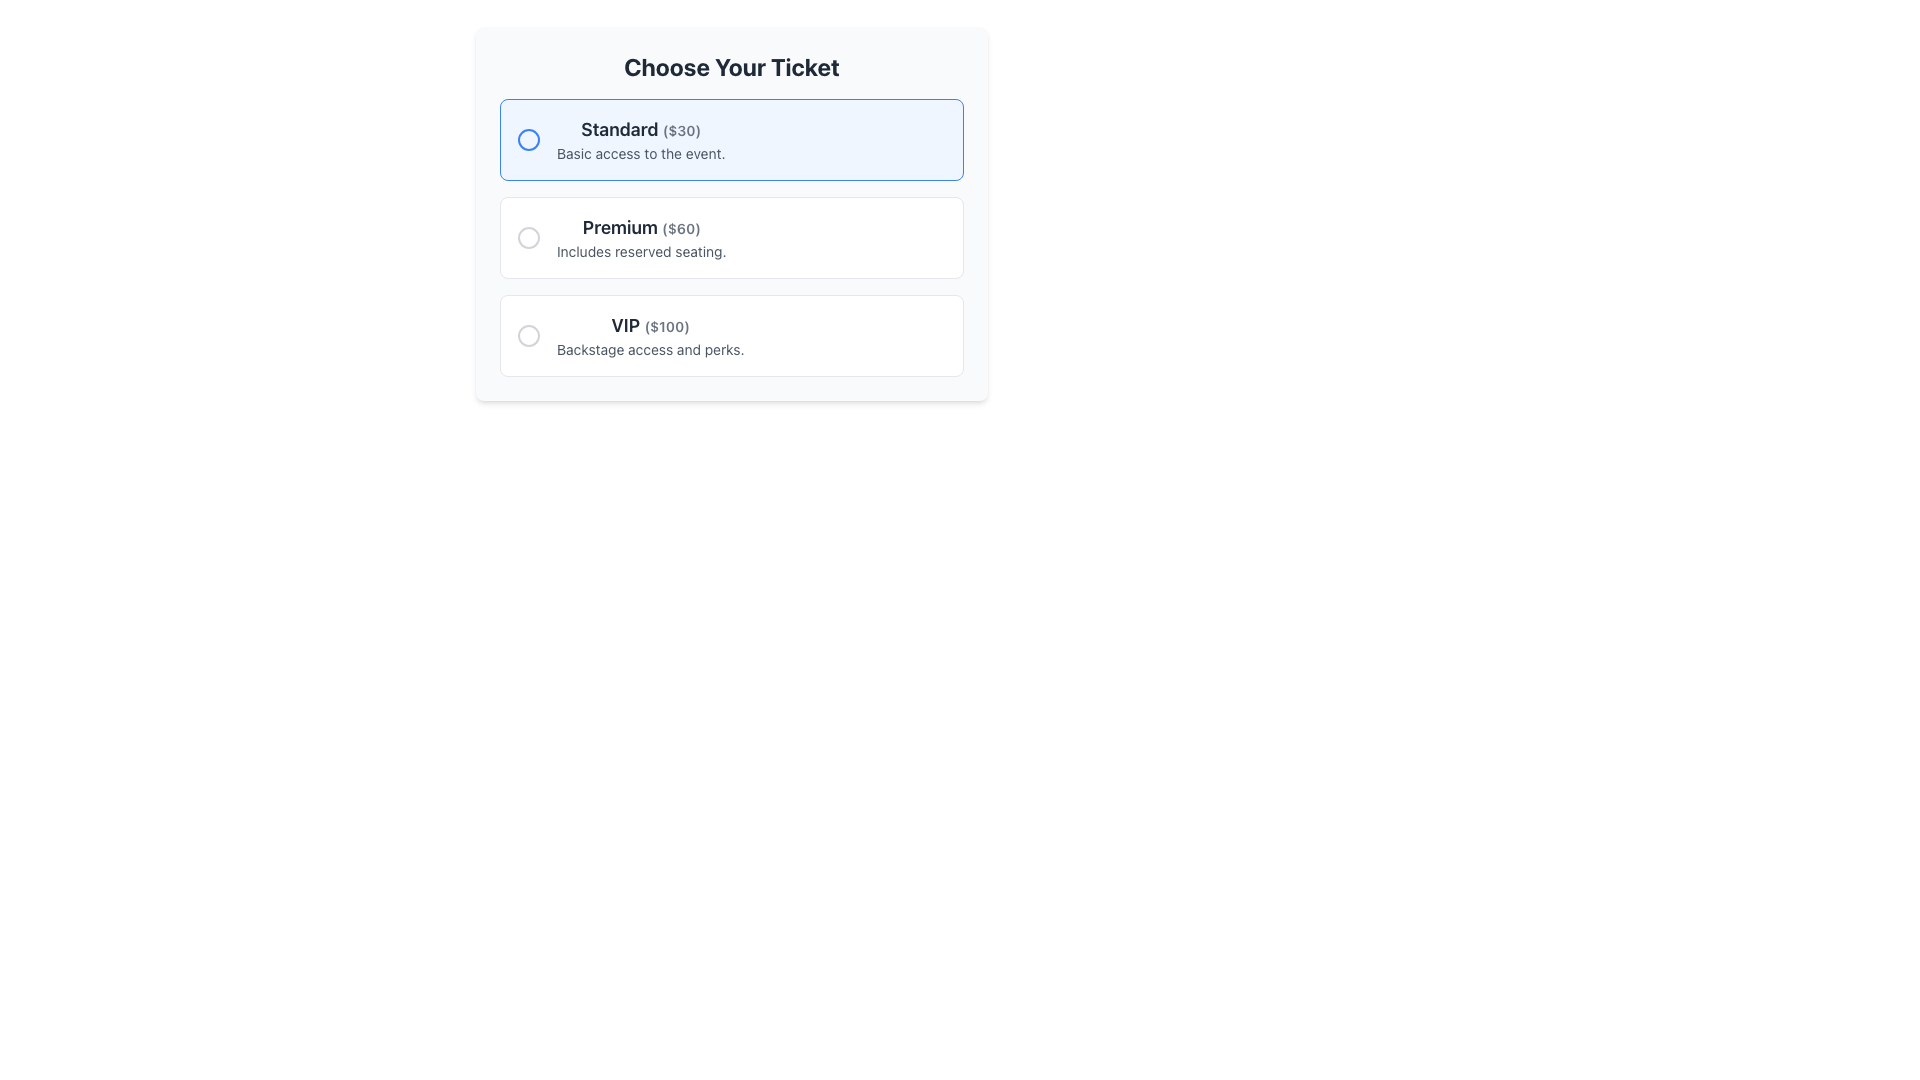 The image size is (1920, 1080). Describe the element at coordinates (650, 325) in the screenshot. I see `text label 'VIP ($100)' which is bold and dark gray, located in the third section of the ticket options list just below 'Premium ($60)', with a radio button to its left` at that location.